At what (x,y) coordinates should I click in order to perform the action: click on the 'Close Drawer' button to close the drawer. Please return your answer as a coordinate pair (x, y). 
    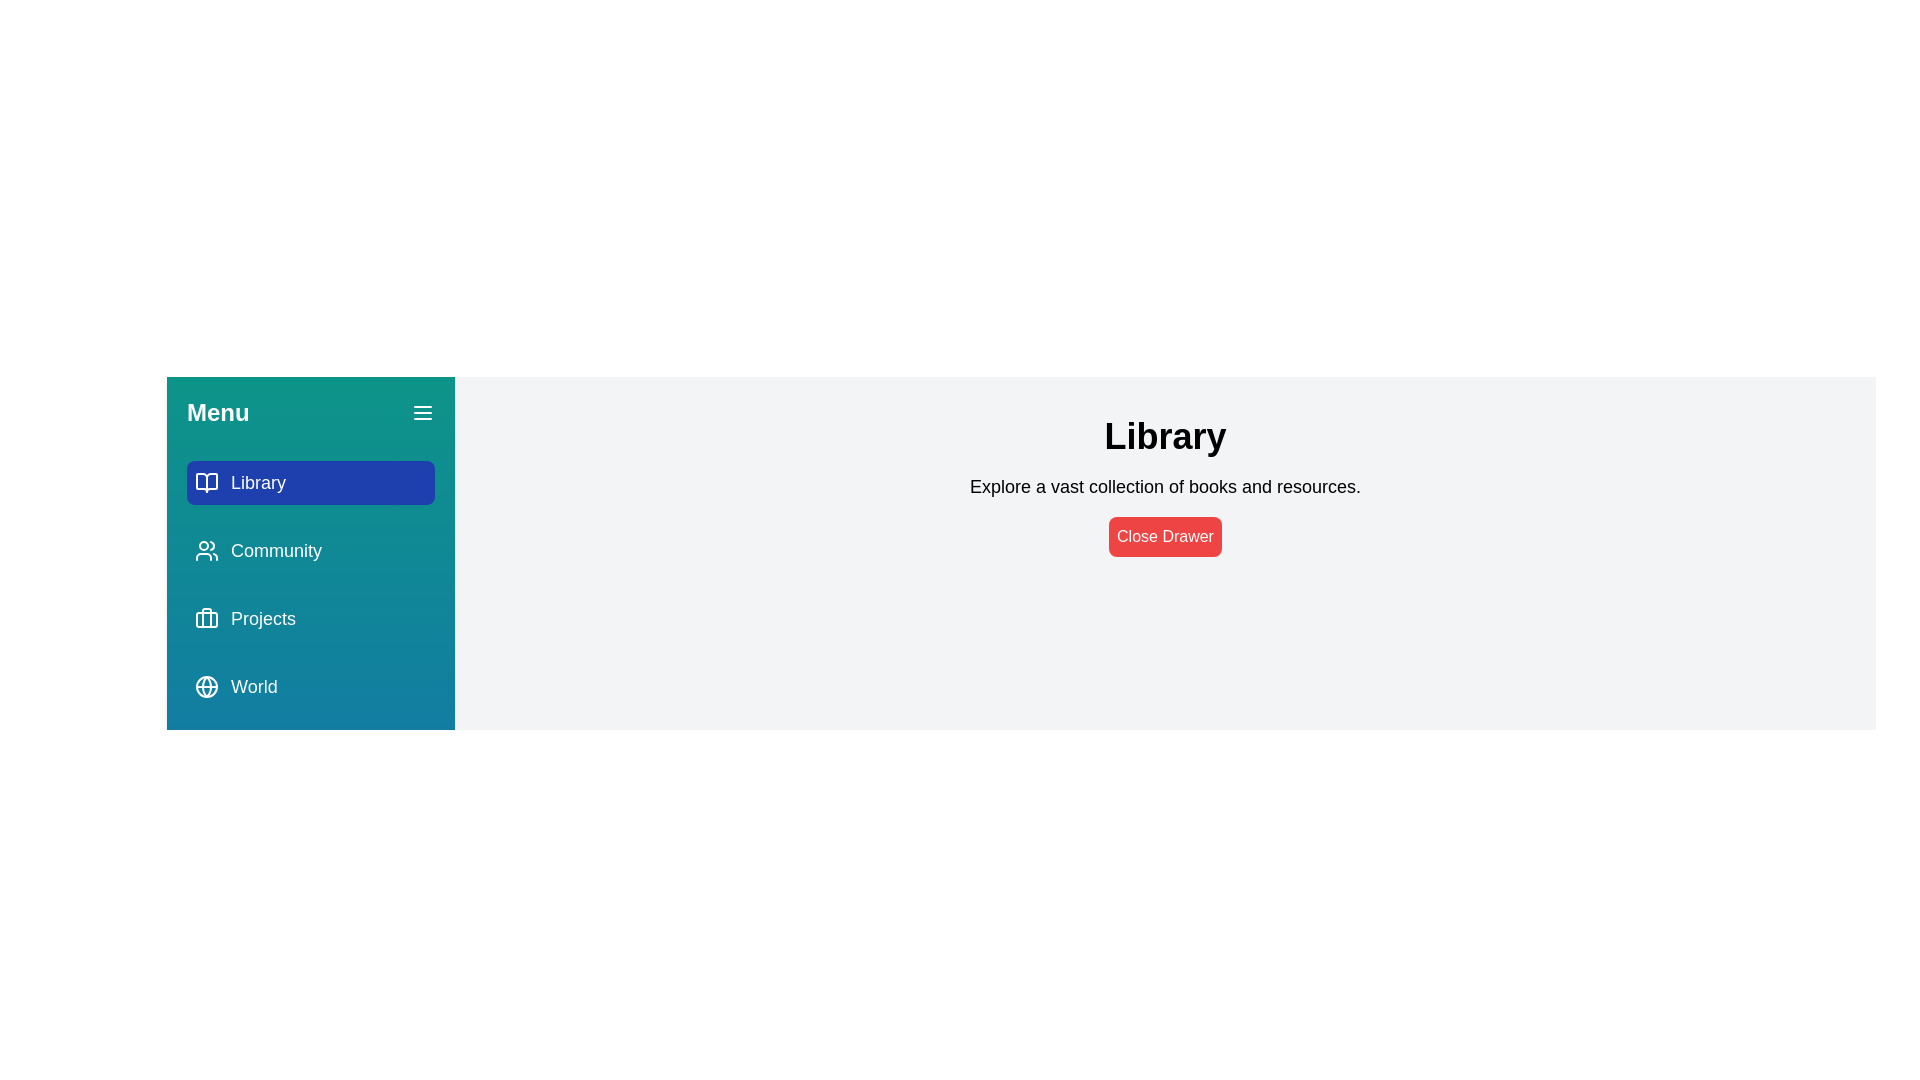
    Looking at the image, I should click on (1165, 535).